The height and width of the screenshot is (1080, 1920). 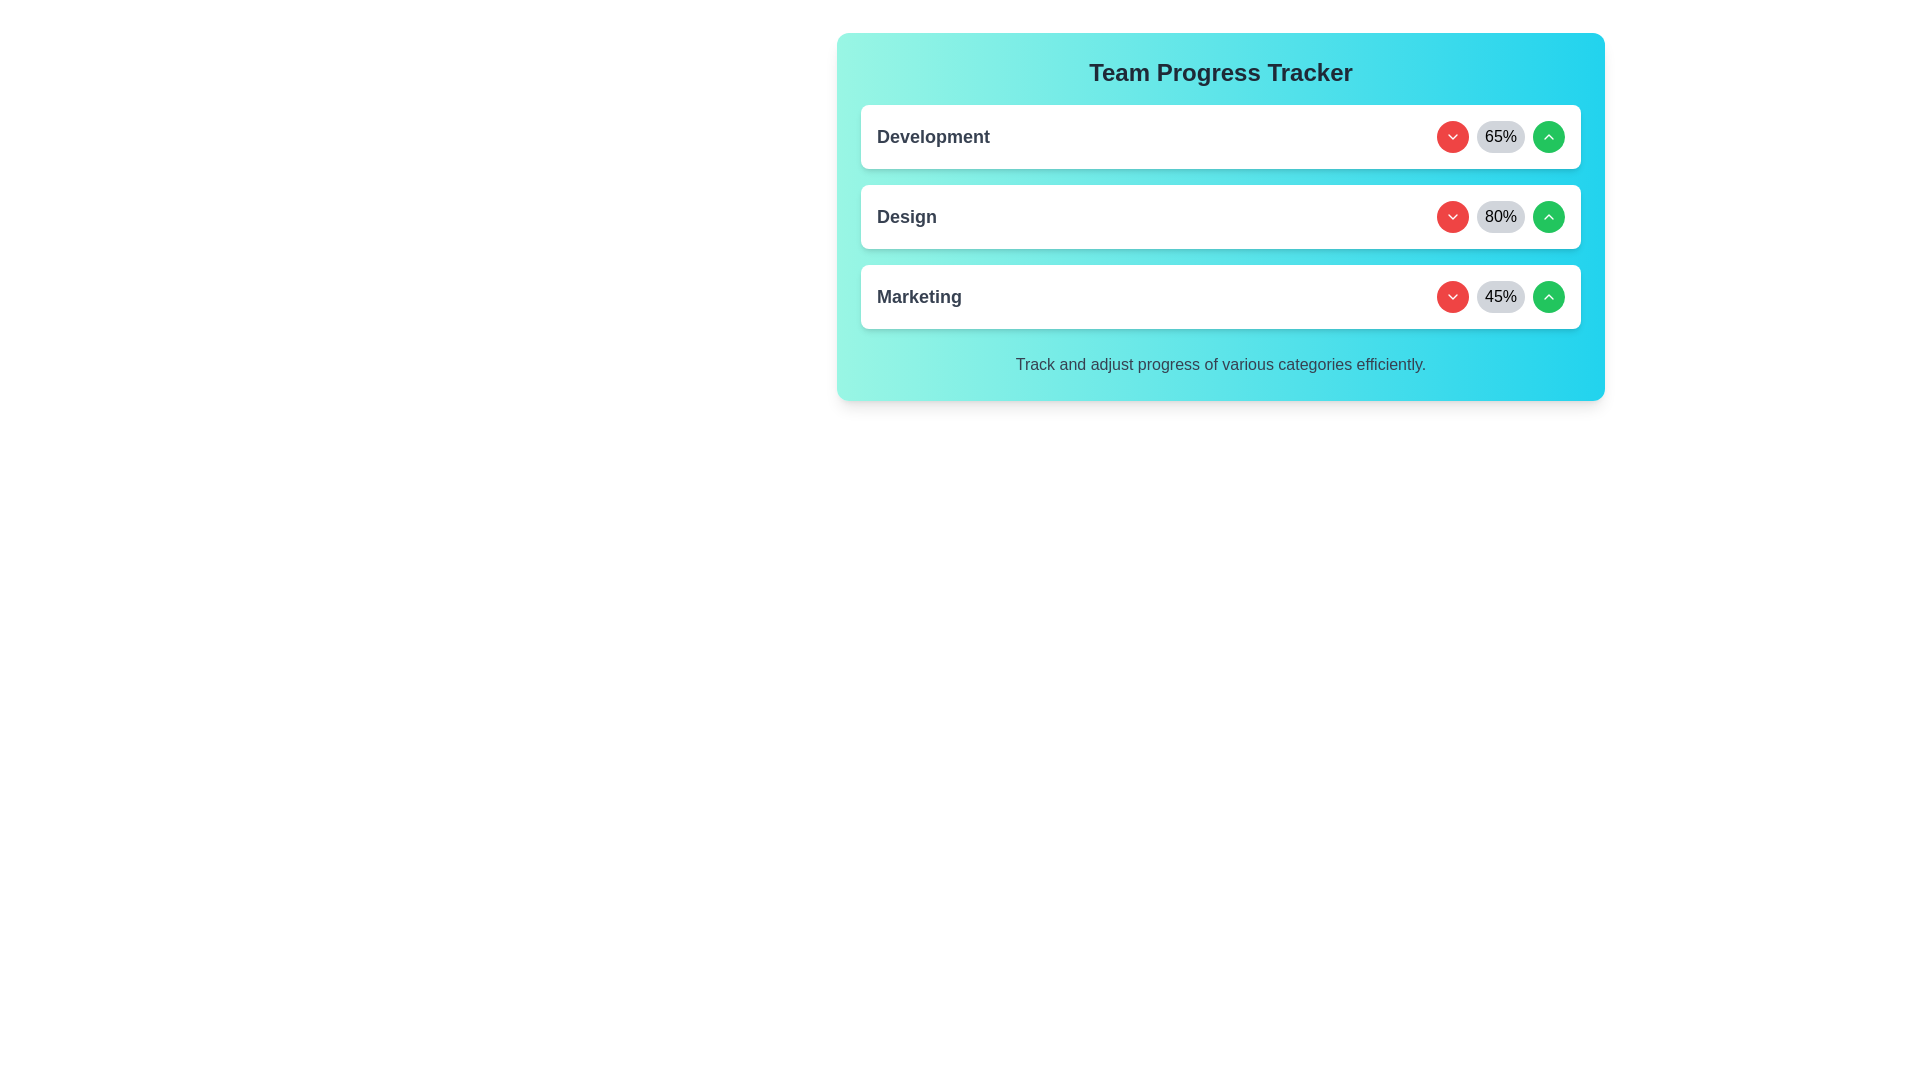 What do you see at coordinates (1453, 297) in the screenshot?
I see `the red circular button with a white downward-facing chevron icon in the Marketing progress section to decrease progress` at bounding box center [1453, 297].